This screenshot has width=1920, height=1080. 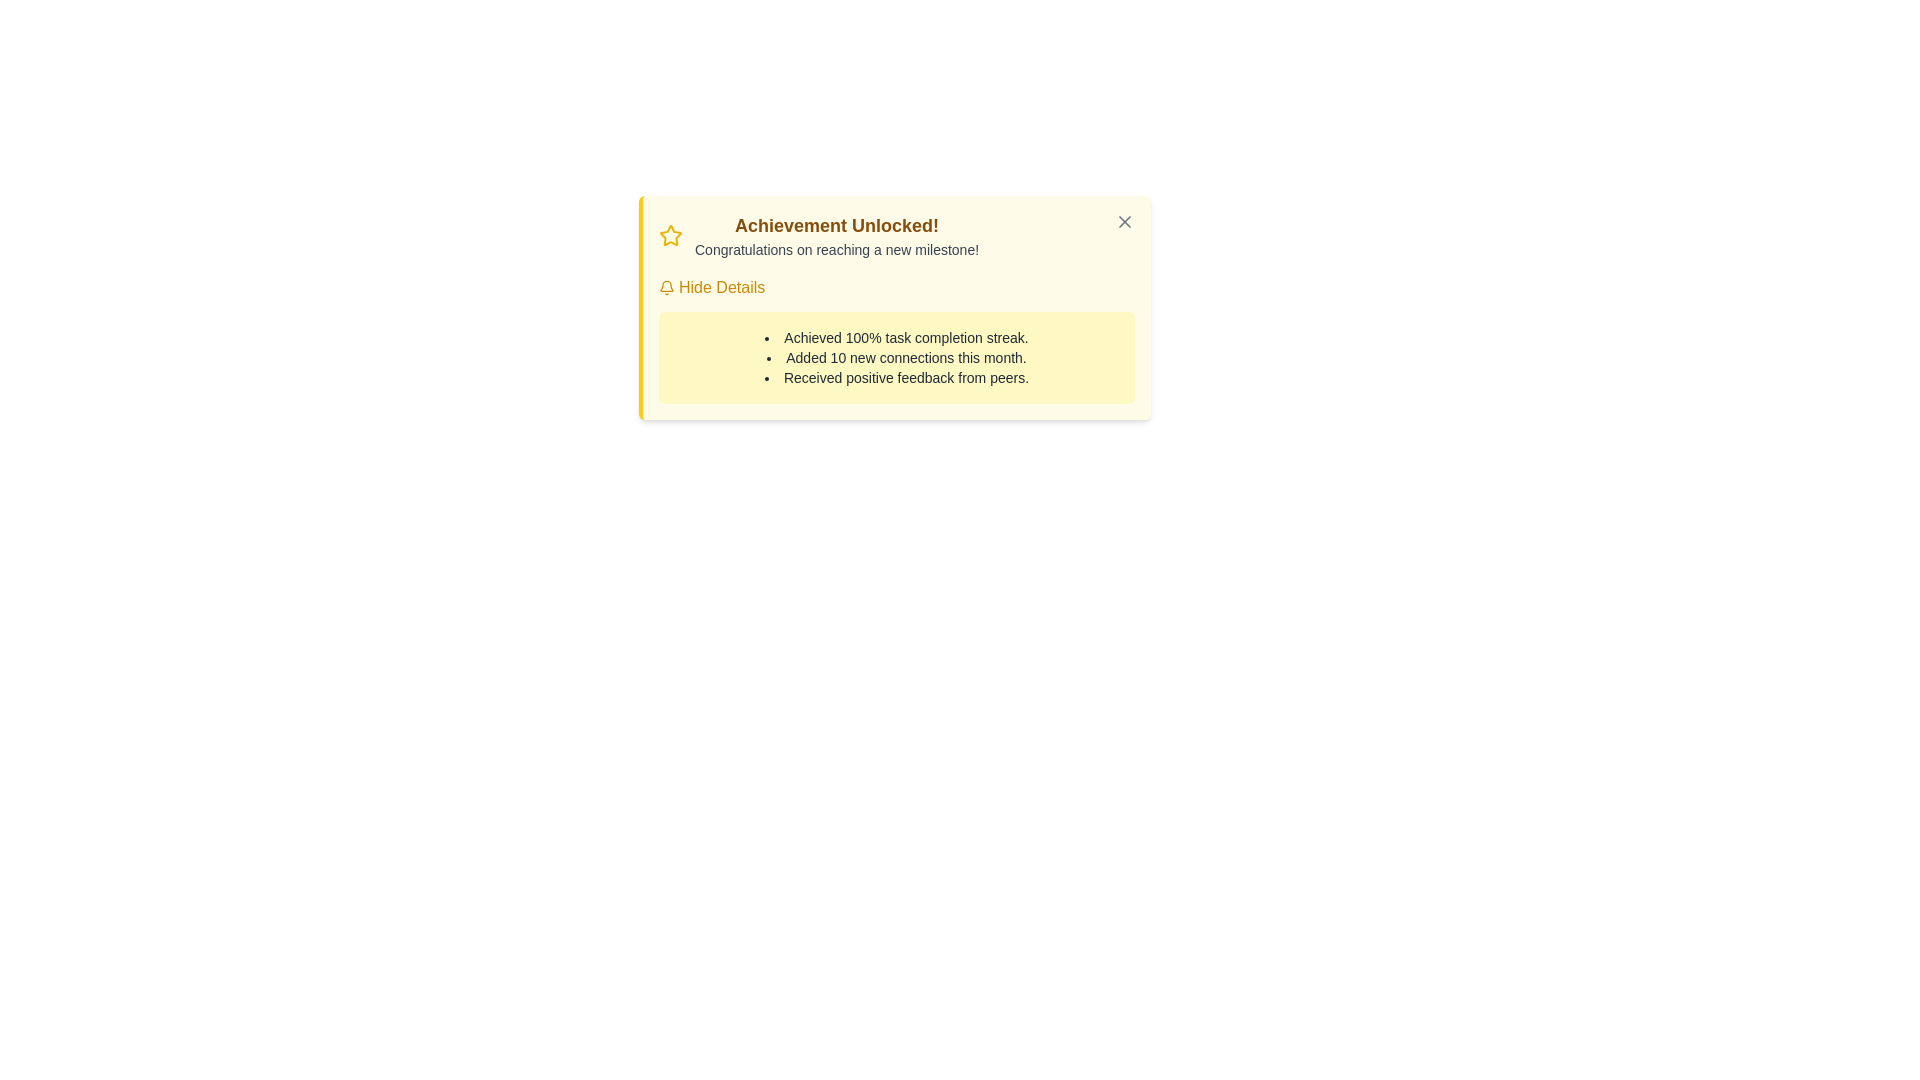 What do you see at coordinates (667, 286) in the screenshot?
I see `the notification alert icon located in the top-right area of the notification card` at bounding box center [667, 286].